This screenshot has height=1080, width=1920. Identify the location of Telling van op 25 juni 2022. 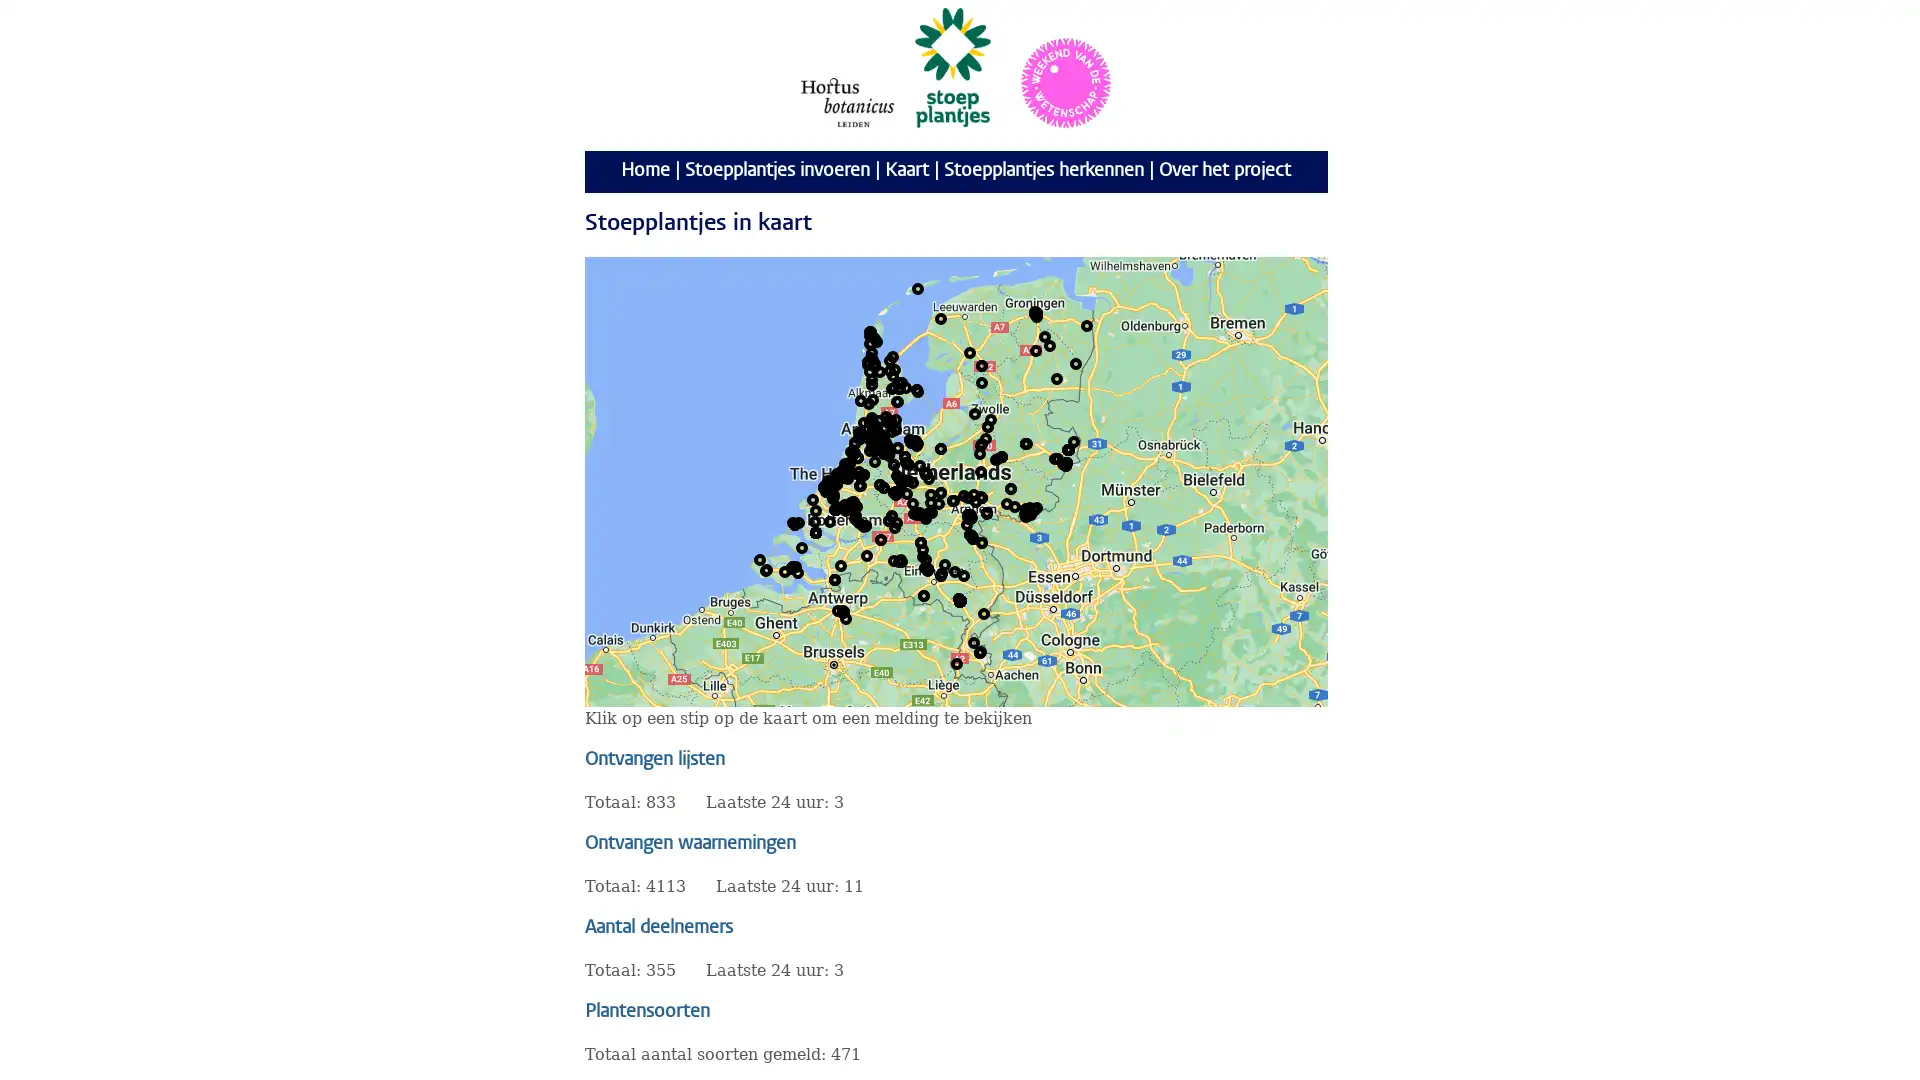
(849, 471).